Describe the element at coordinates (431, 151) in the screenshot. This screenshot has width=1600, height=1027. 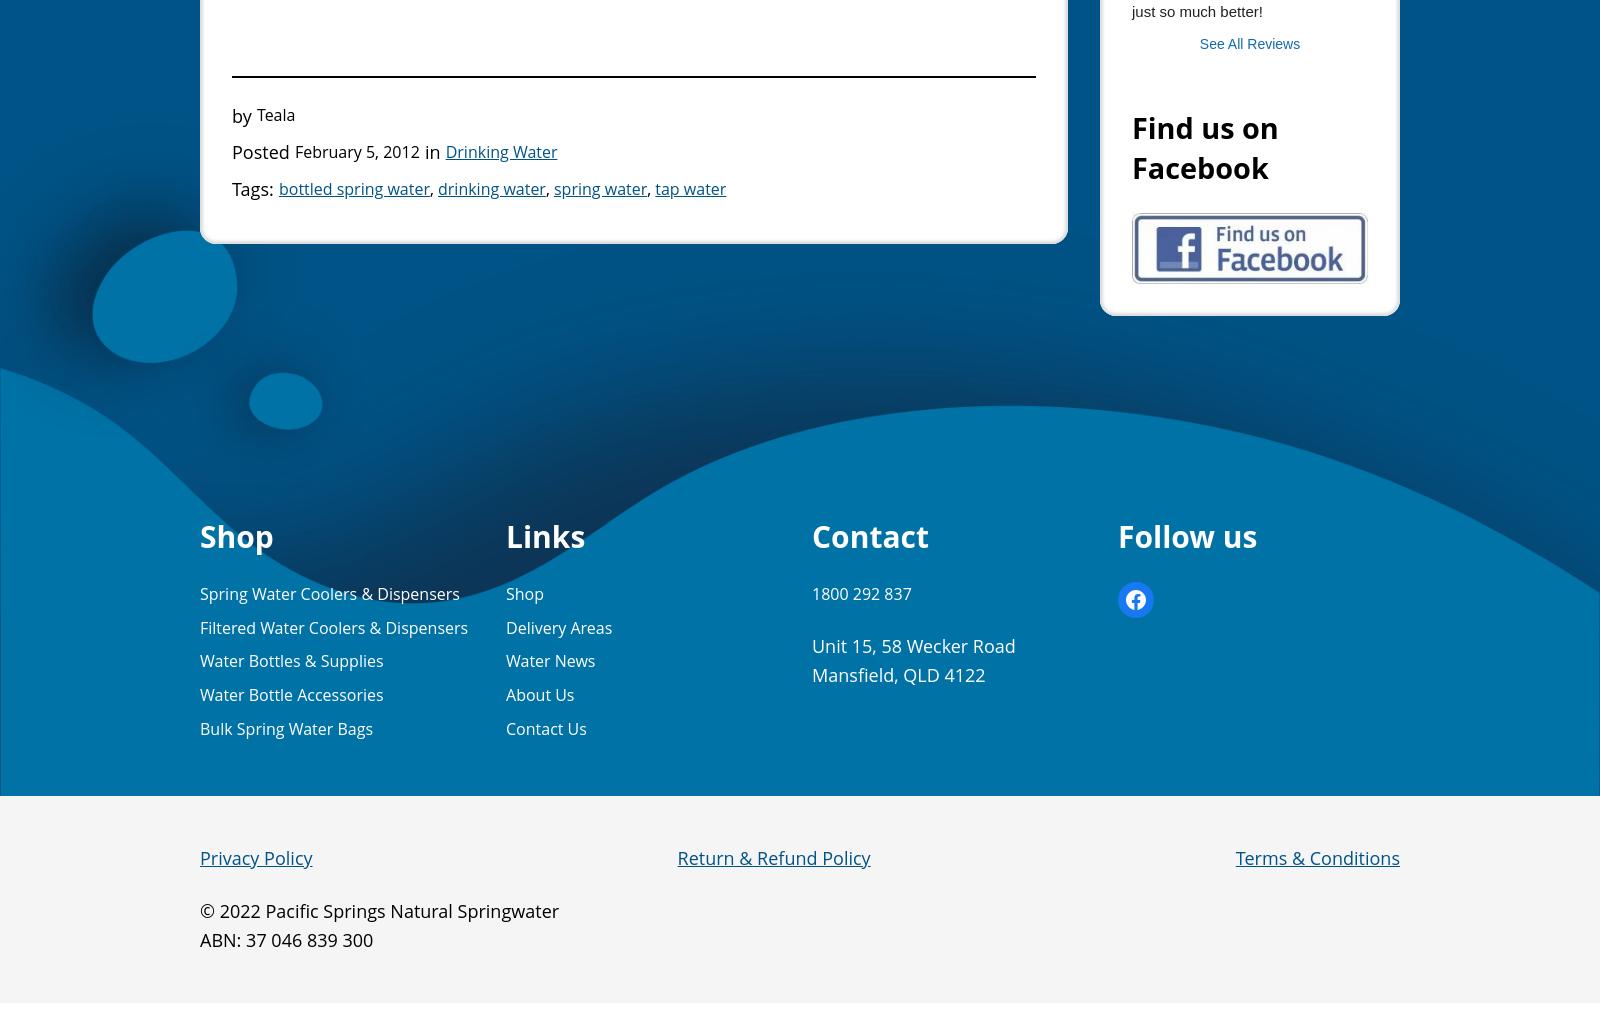
I see `'in'` at that location.